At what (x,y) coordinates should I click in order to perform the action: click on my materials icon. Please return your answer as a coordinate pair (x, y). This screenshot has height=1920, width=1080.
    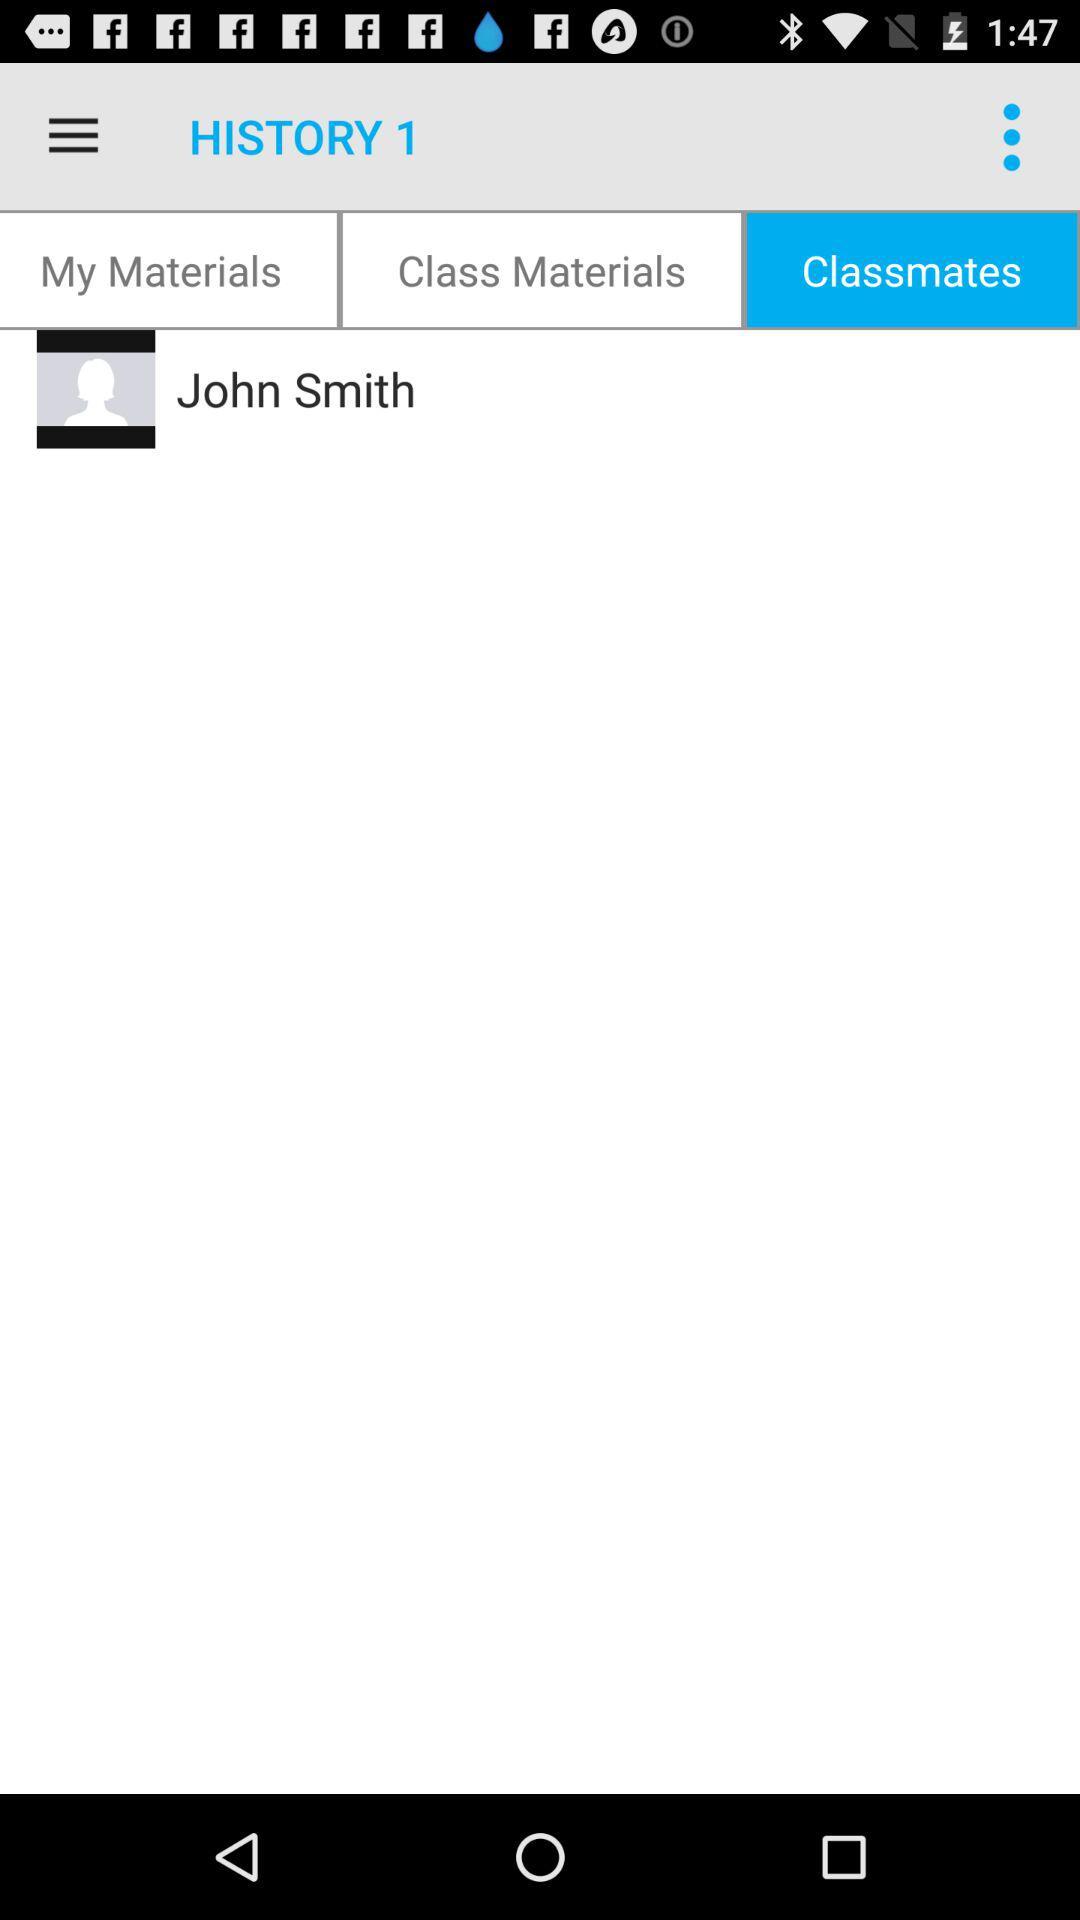
    Looking at the image, I should click on (168, 268).